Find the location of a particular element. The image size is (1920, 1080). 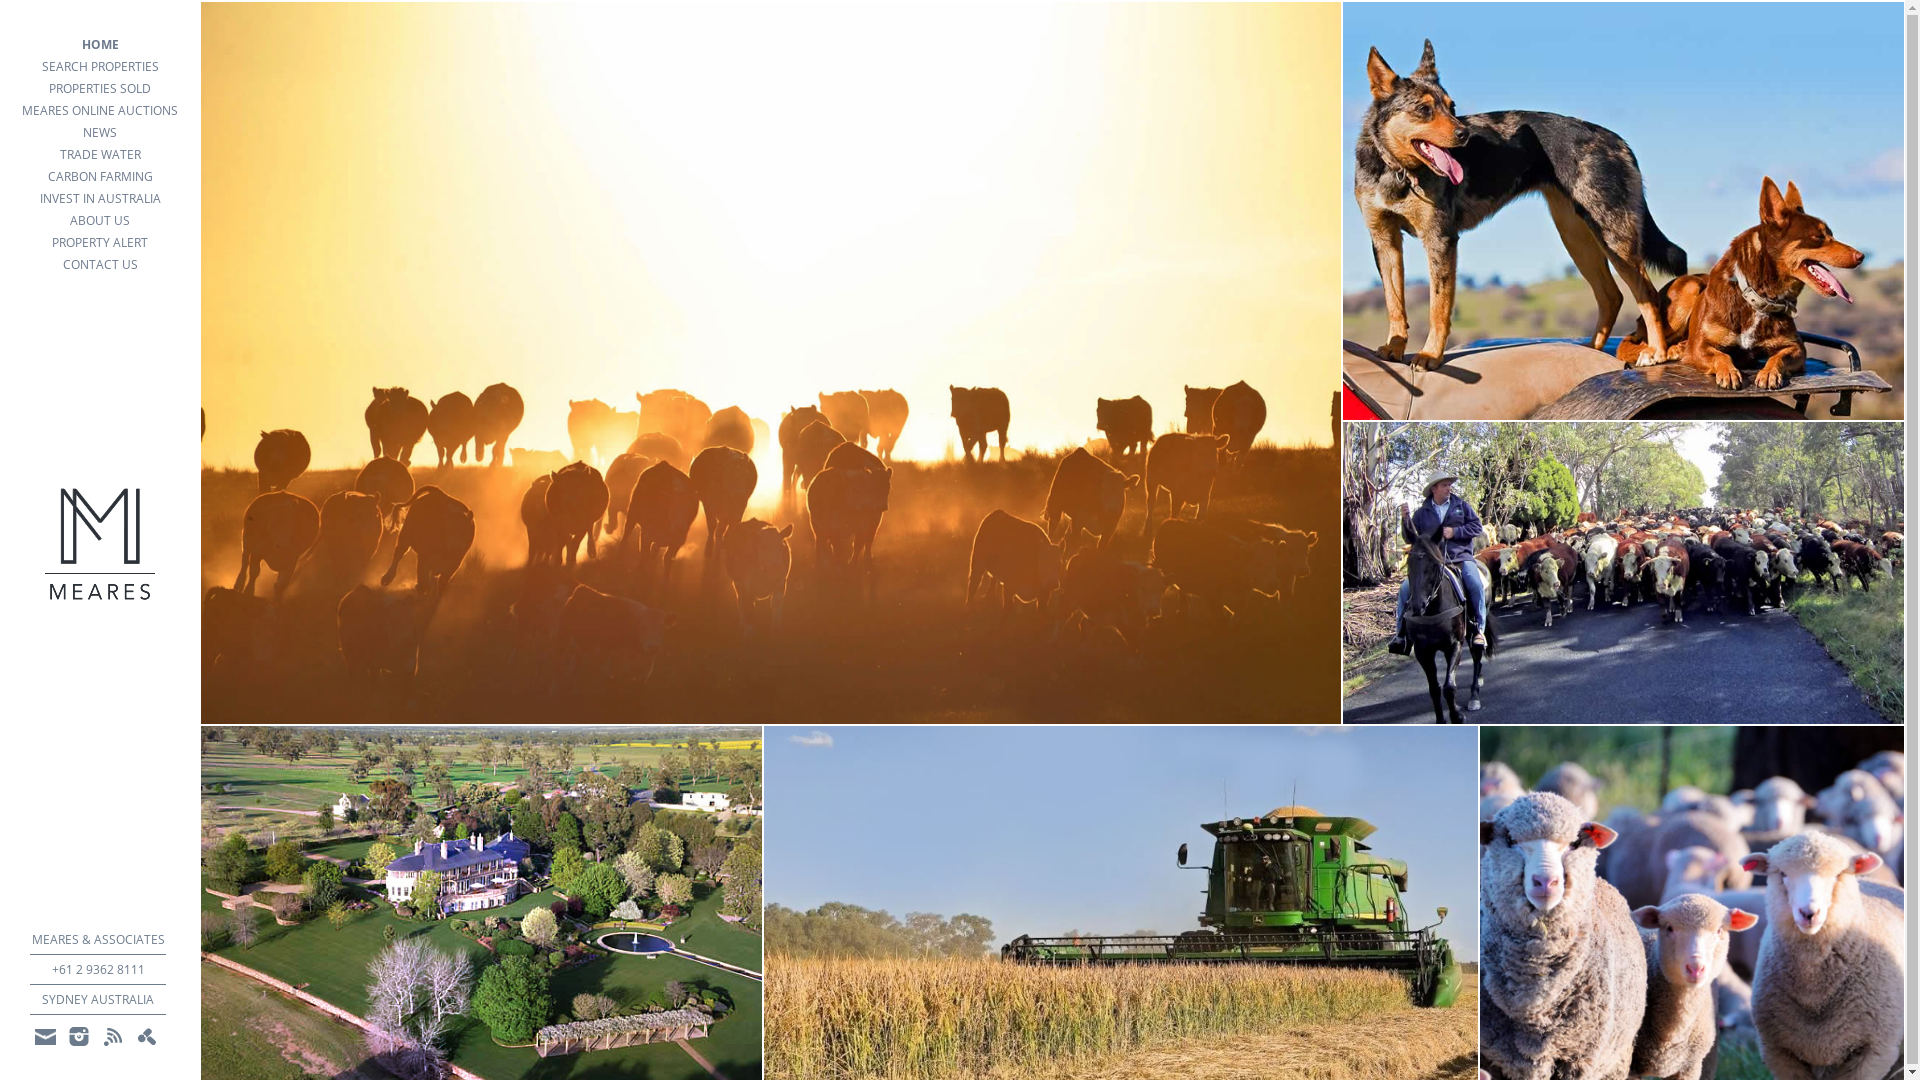

'. ' is located at coordinates (146, 1035).